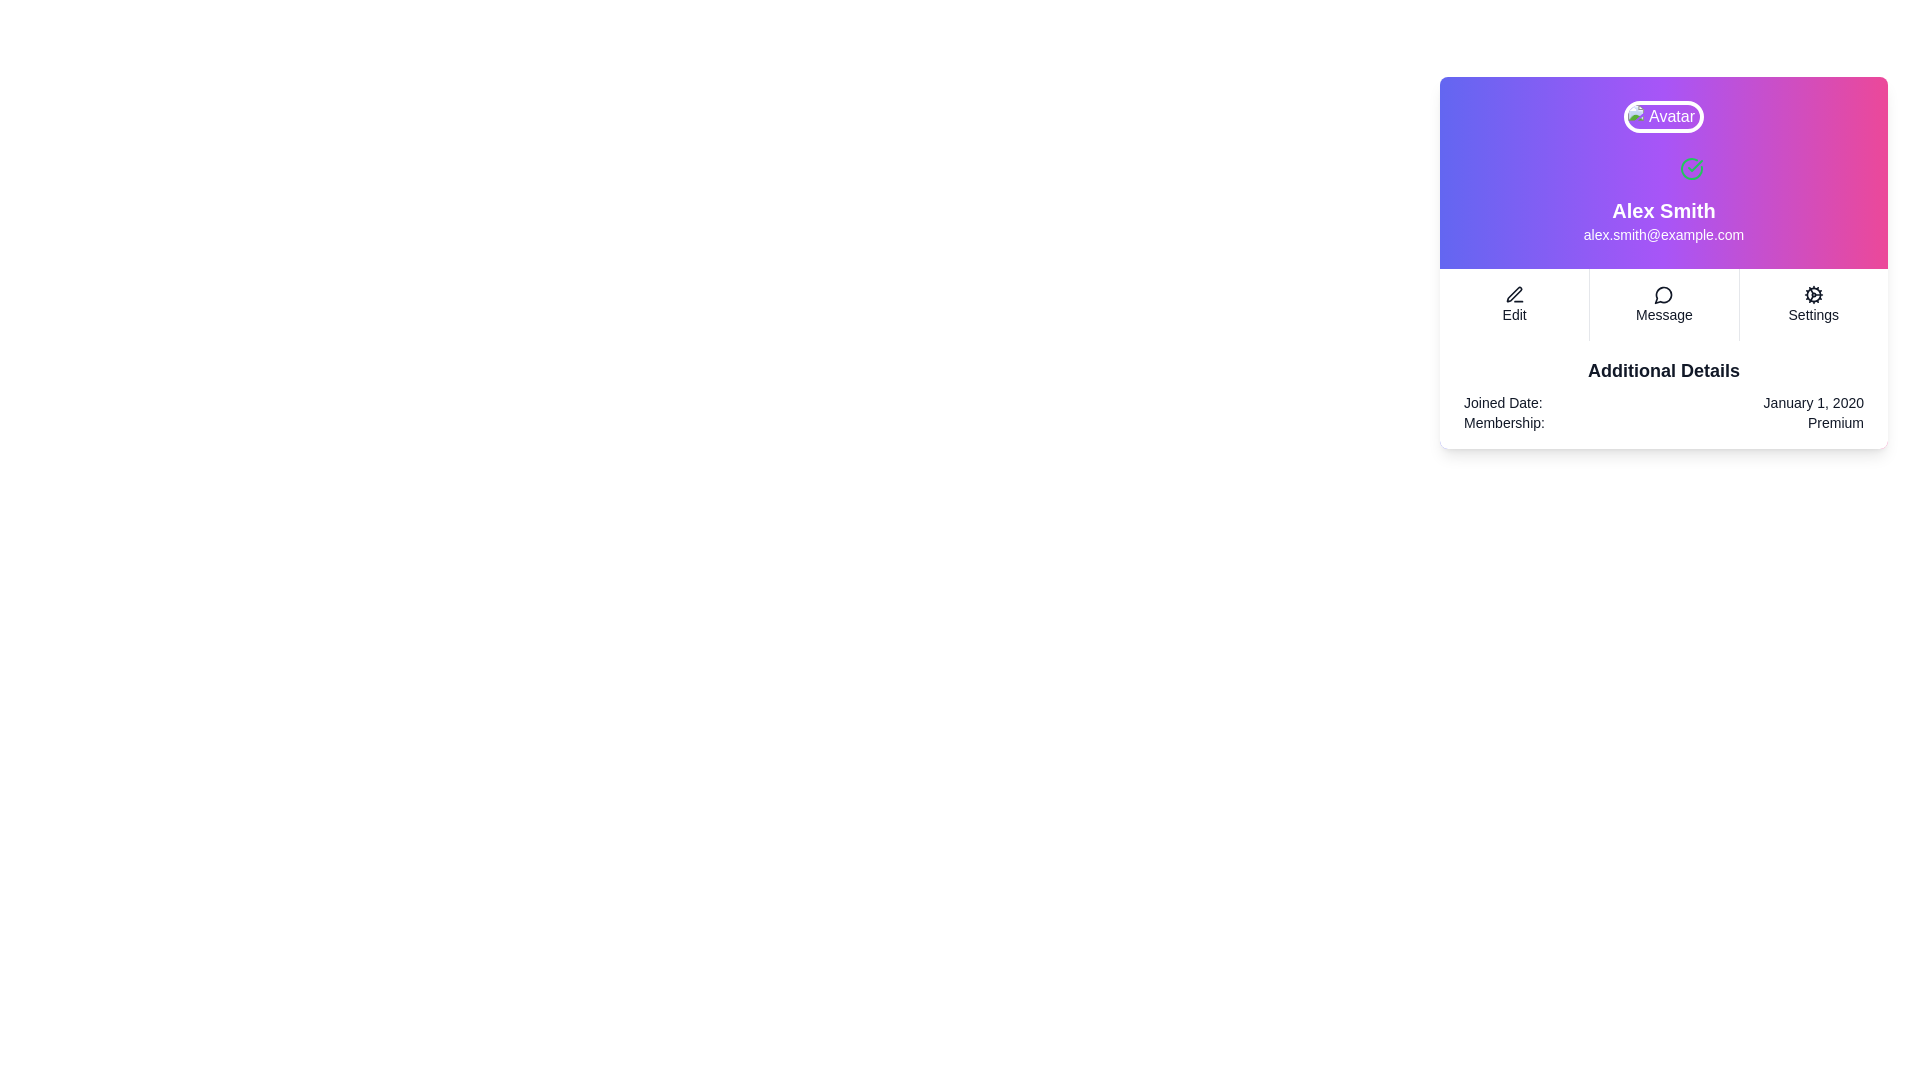 Image resolution: width=1920 pixels, height=1080 pixels. What do you see at coordinates (1664, 304) in the screenshot?
I see `the 'Message' button, which features a speech bubble icon and centered text in a sans-serif font` at bounding box center [1664, 304].